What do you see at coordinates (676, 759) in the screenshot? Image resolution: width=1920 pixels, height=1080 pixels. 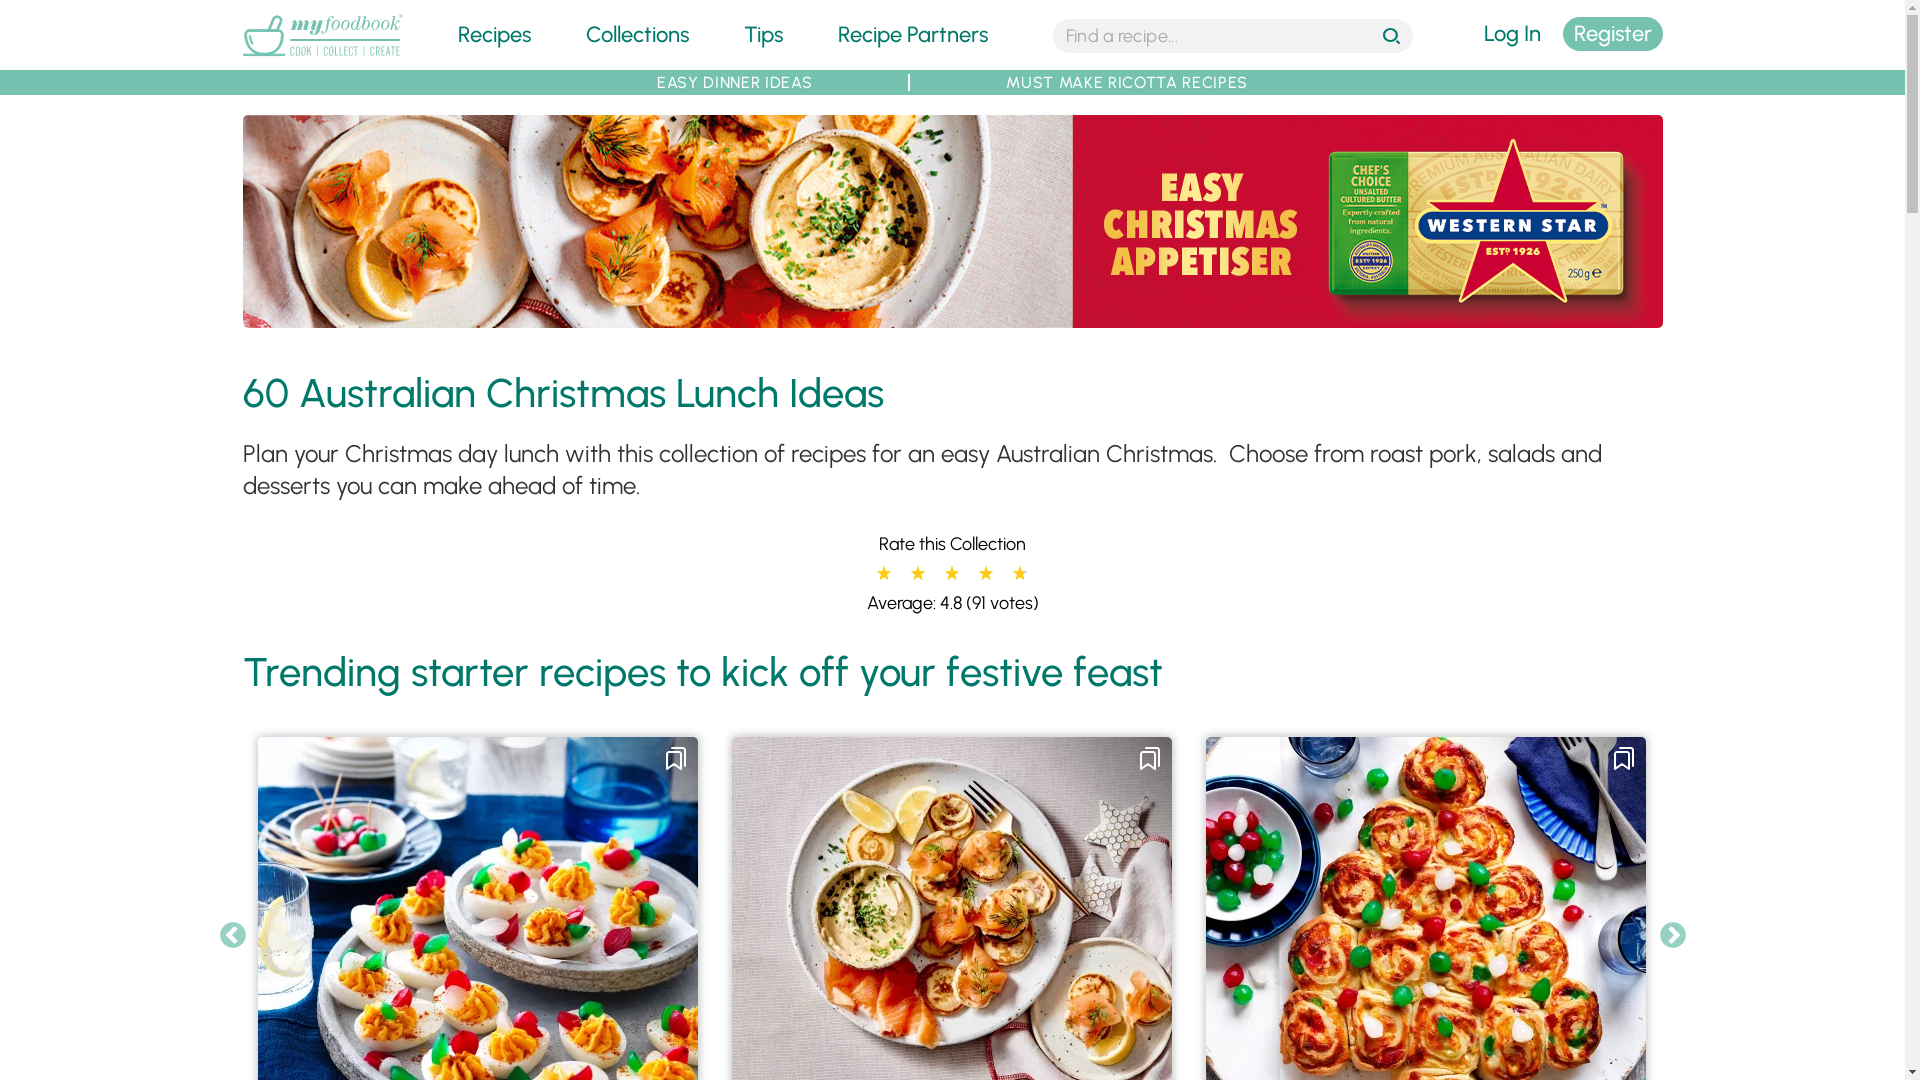 I see `'Save recipe'` at bounding box center [676, 759].